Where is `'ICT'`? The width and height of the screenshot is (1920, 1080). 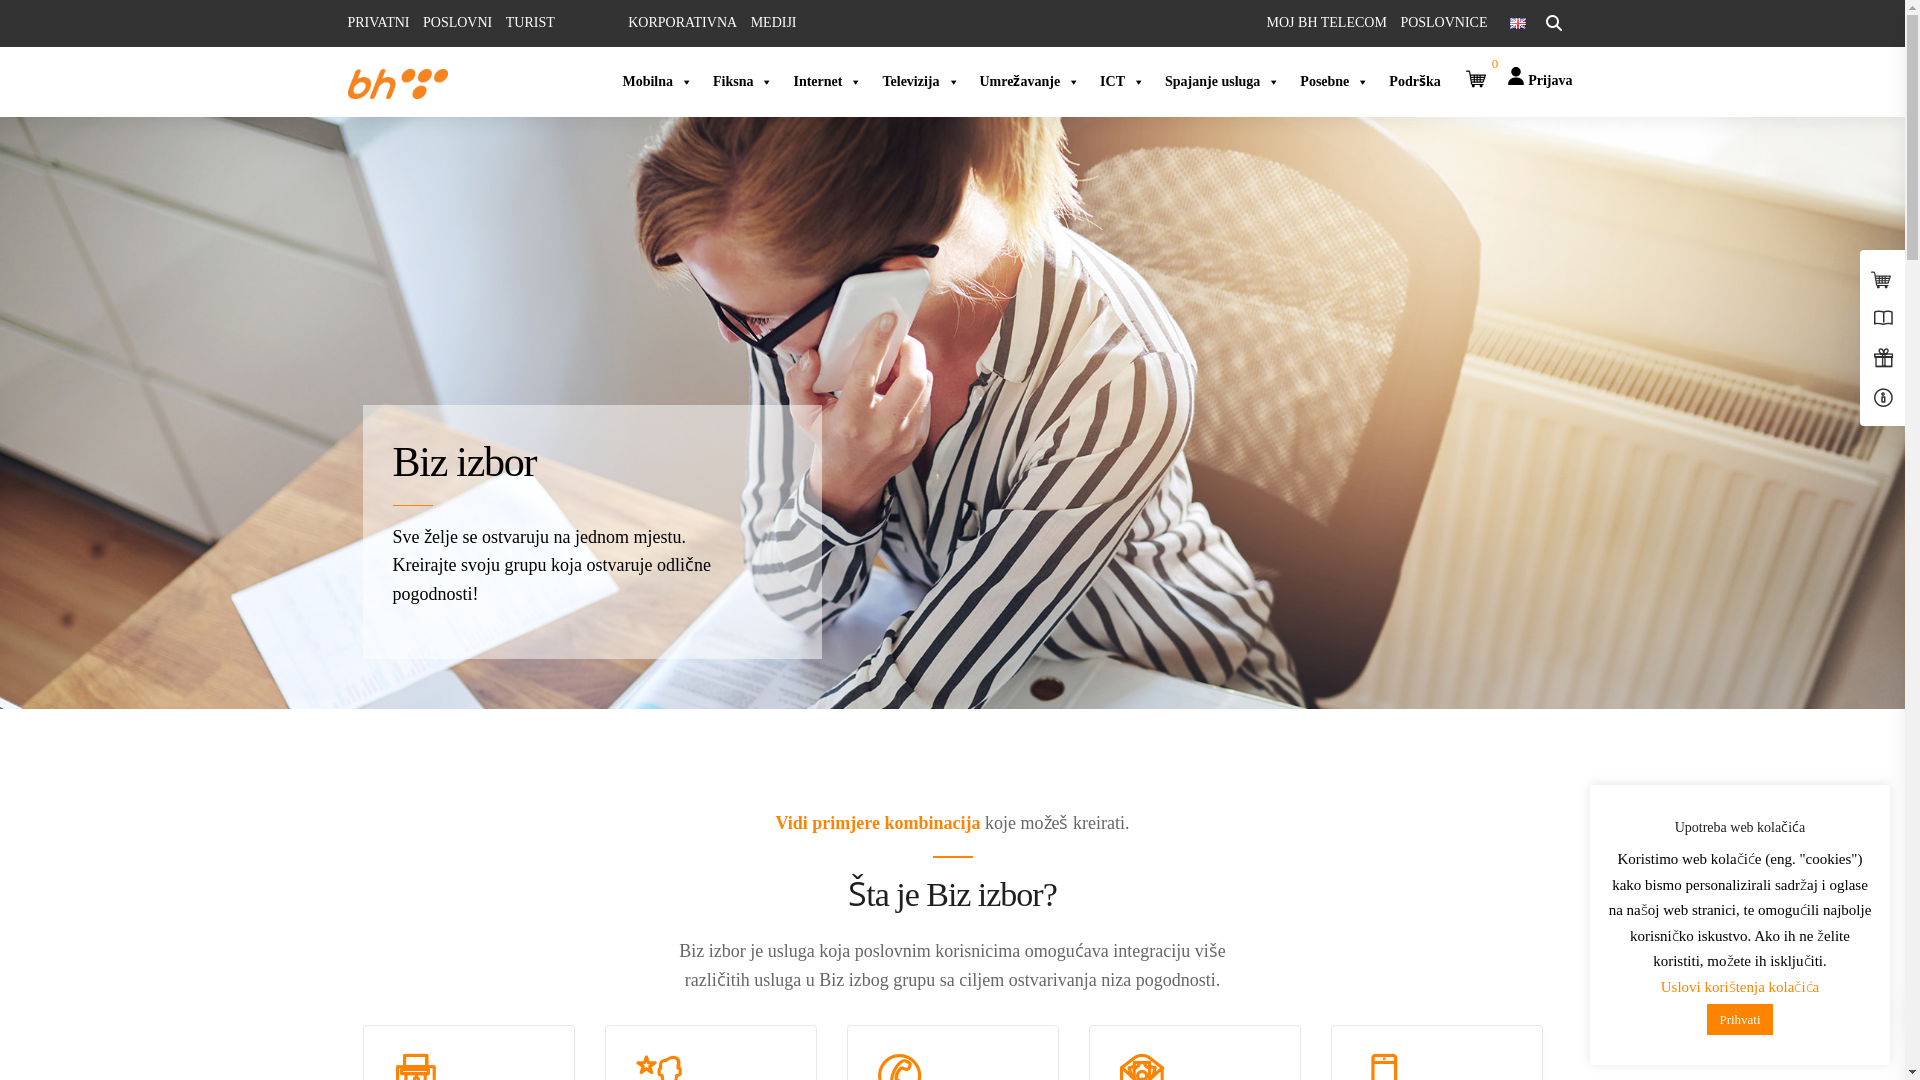 'ICT' is located at coordinates (1122, 80).